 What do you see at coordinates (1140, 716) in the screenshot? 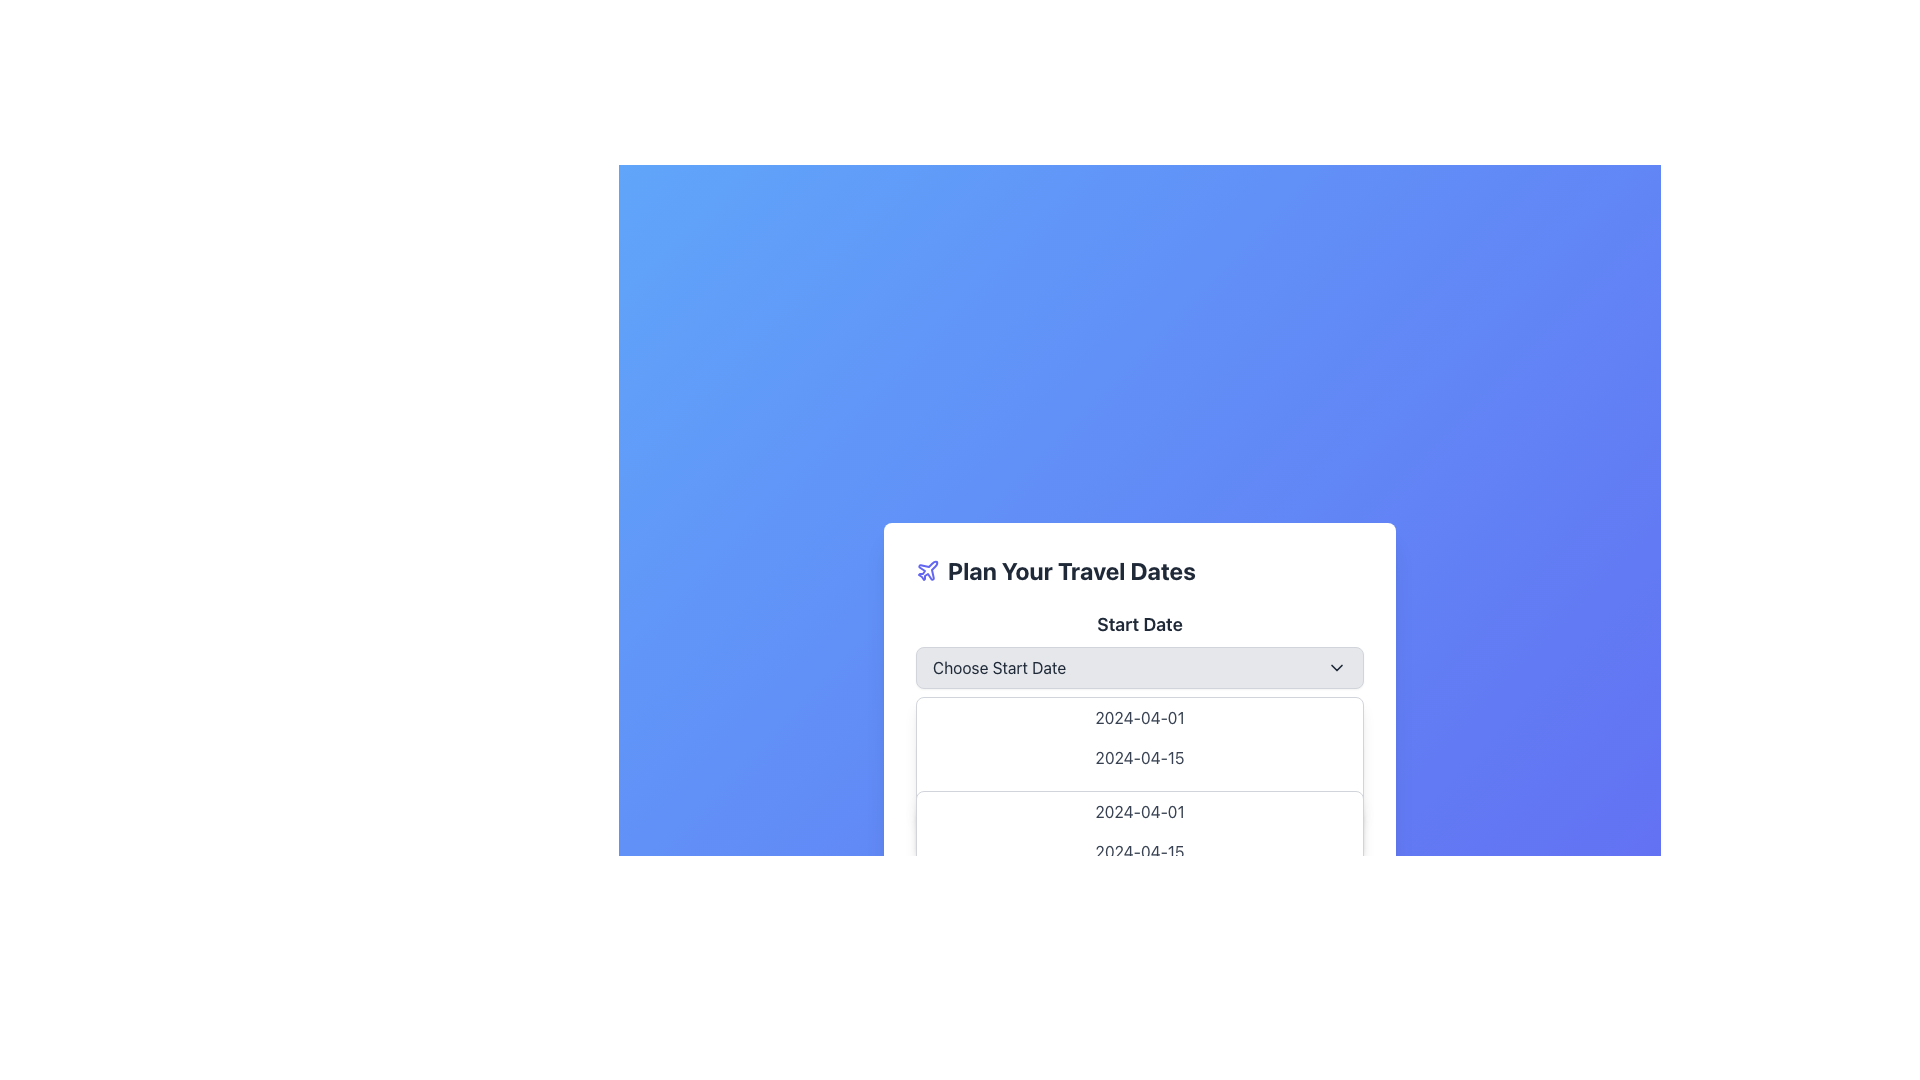
I see `the first option in the dropdown list of dates labeled '2024-04-01'` at bounding box center [1140, 716].